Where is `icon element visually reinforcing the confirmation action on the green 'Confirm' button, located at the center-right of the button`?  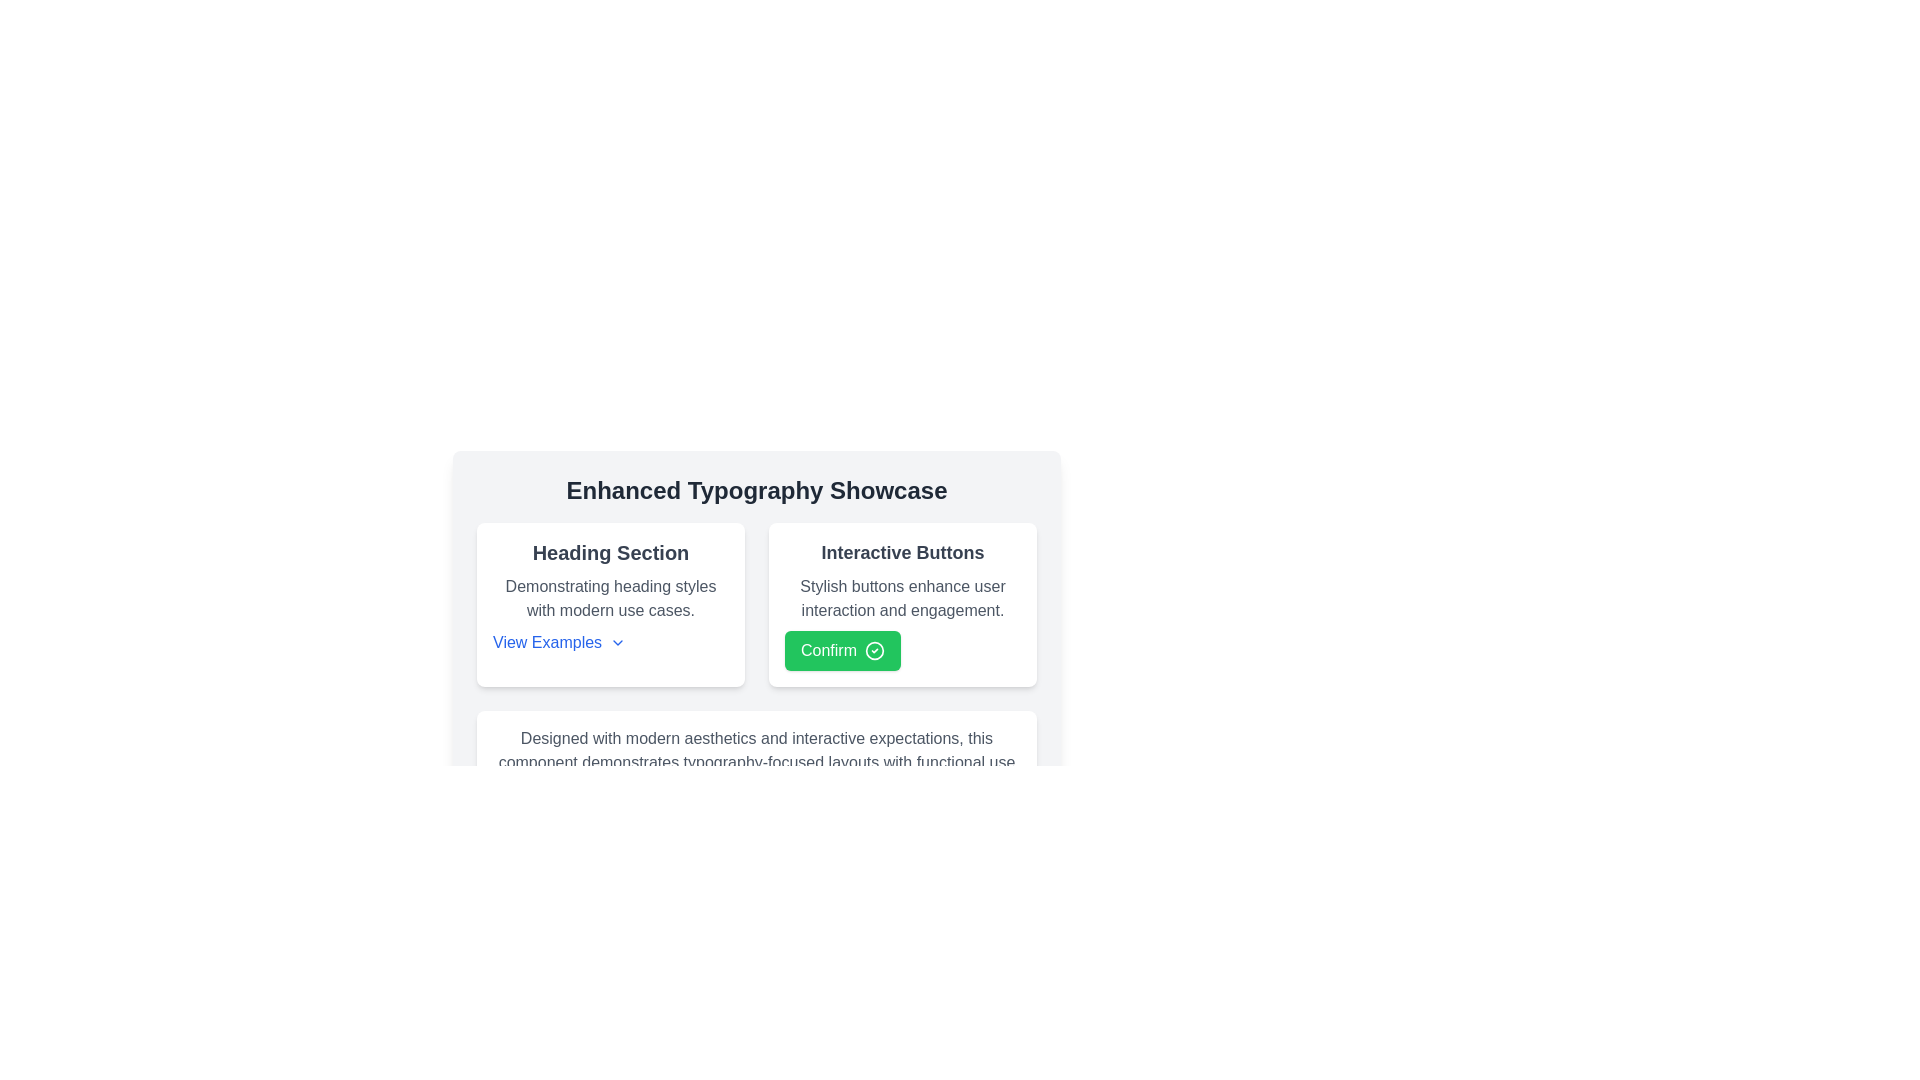
icon element visually reinforcing the confirmation action on the green 'Confirm' button, located at the center-right of the button is located at coordinates (874, 651).